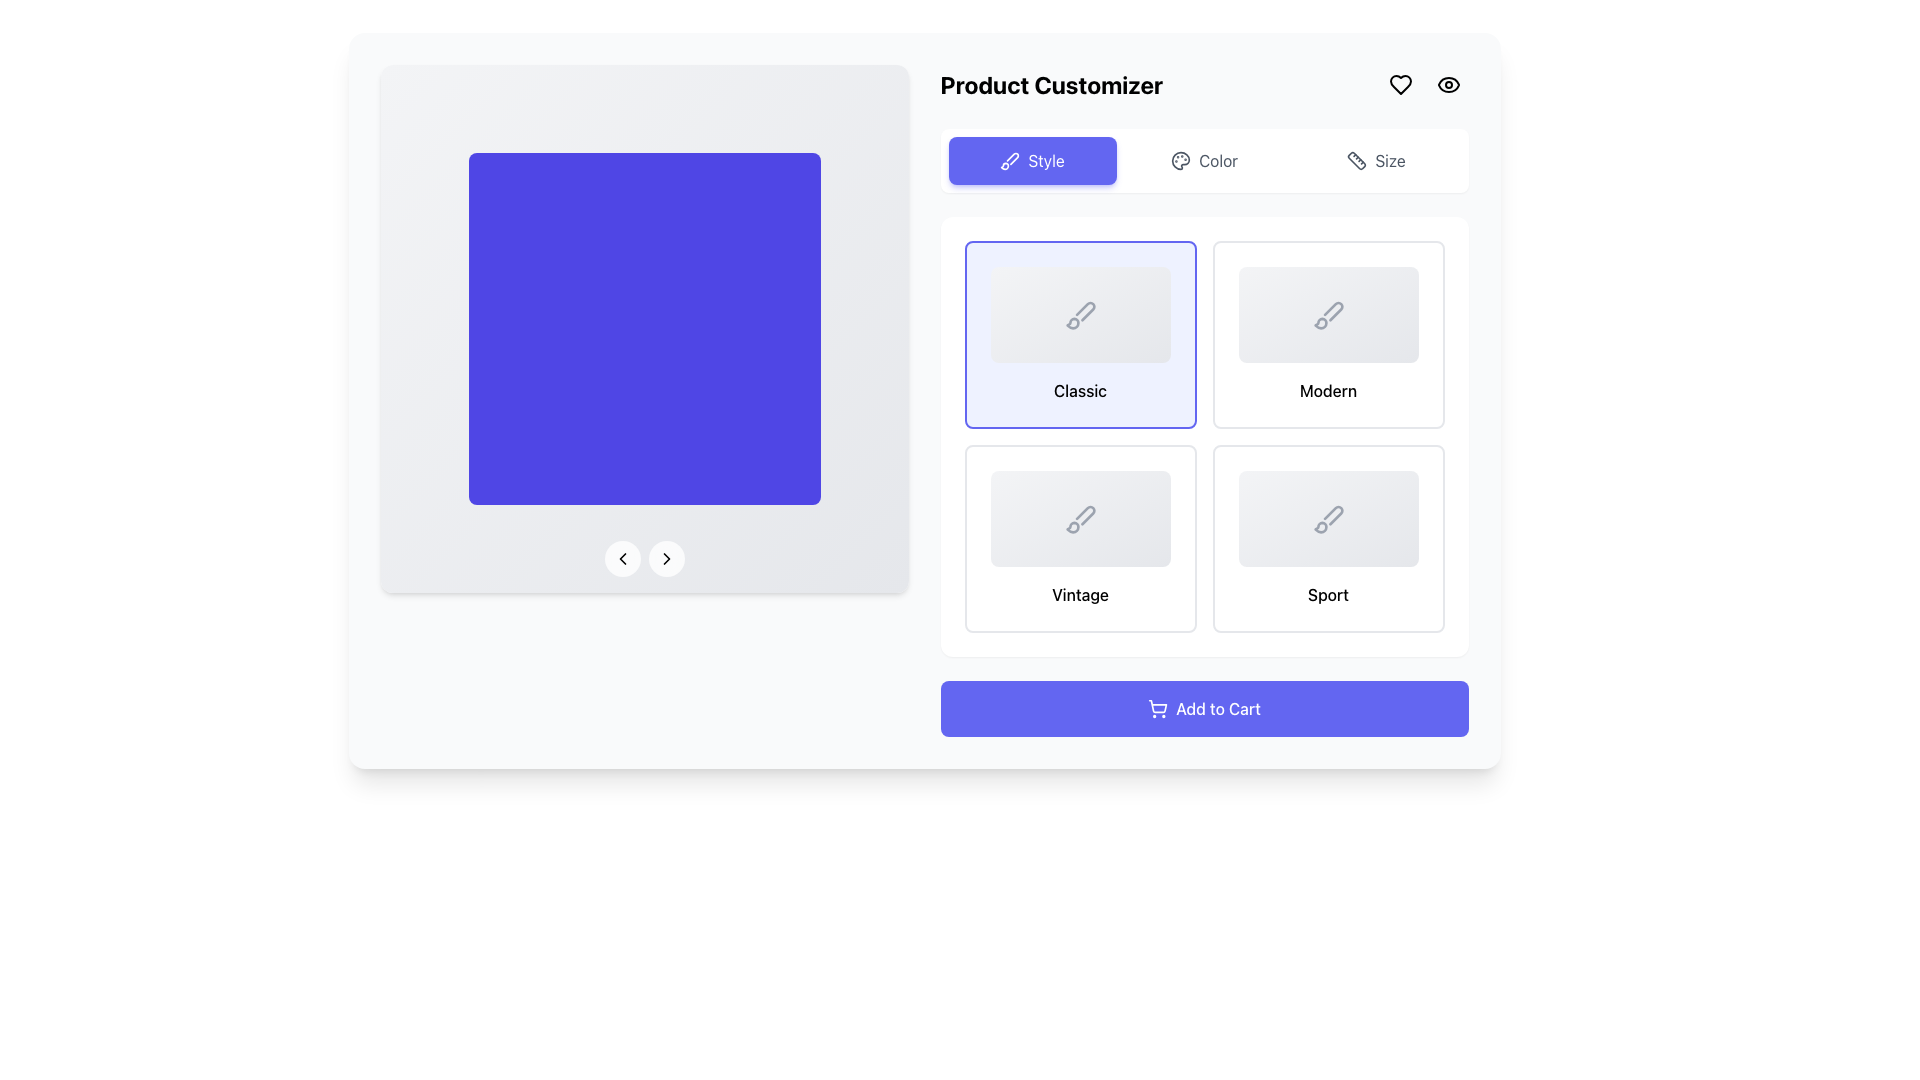  I want to click on the decorative graphical icon resembling a brush stroke located within the 'Modern' selection button in the 'Product Customizer' interface, so click(1333, 311).